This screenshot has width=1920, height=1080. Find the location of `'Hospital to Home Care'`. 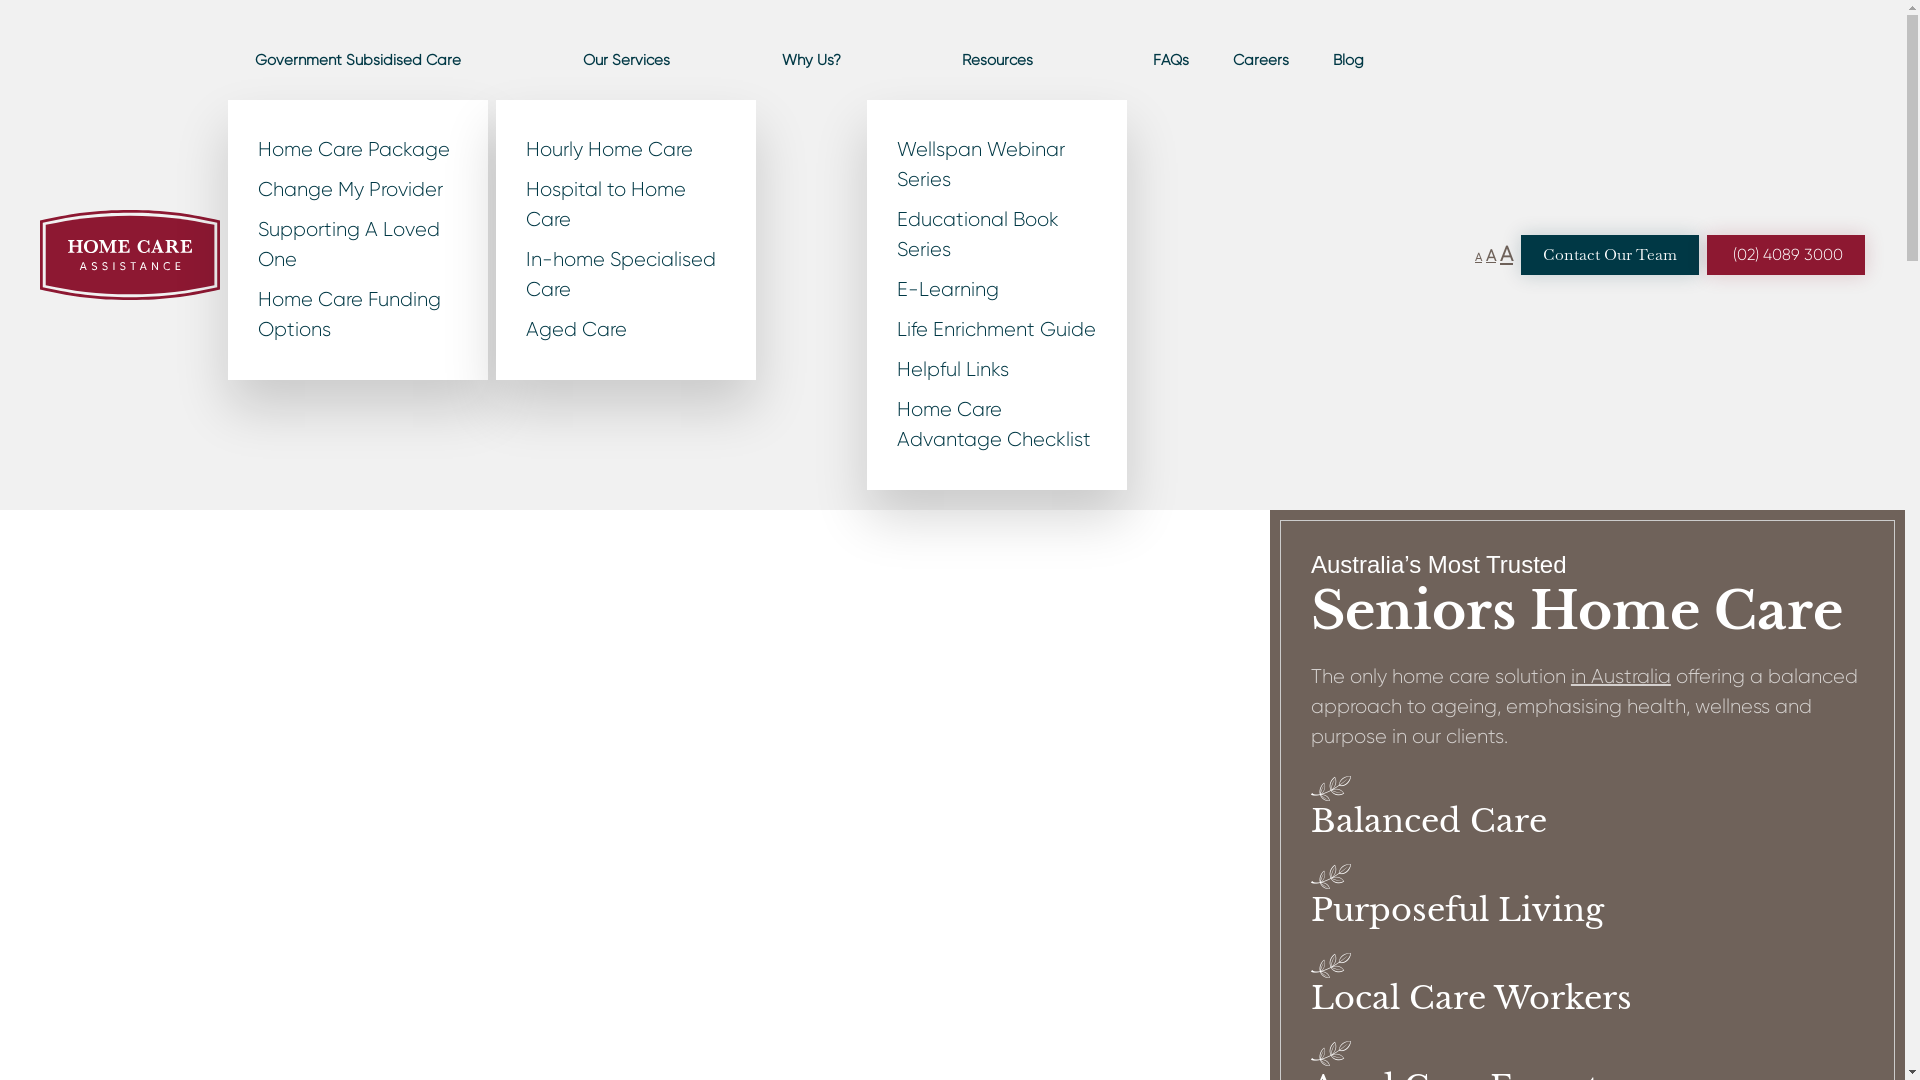

'Hospital to Home Care' is located at coordinates (624, 204).